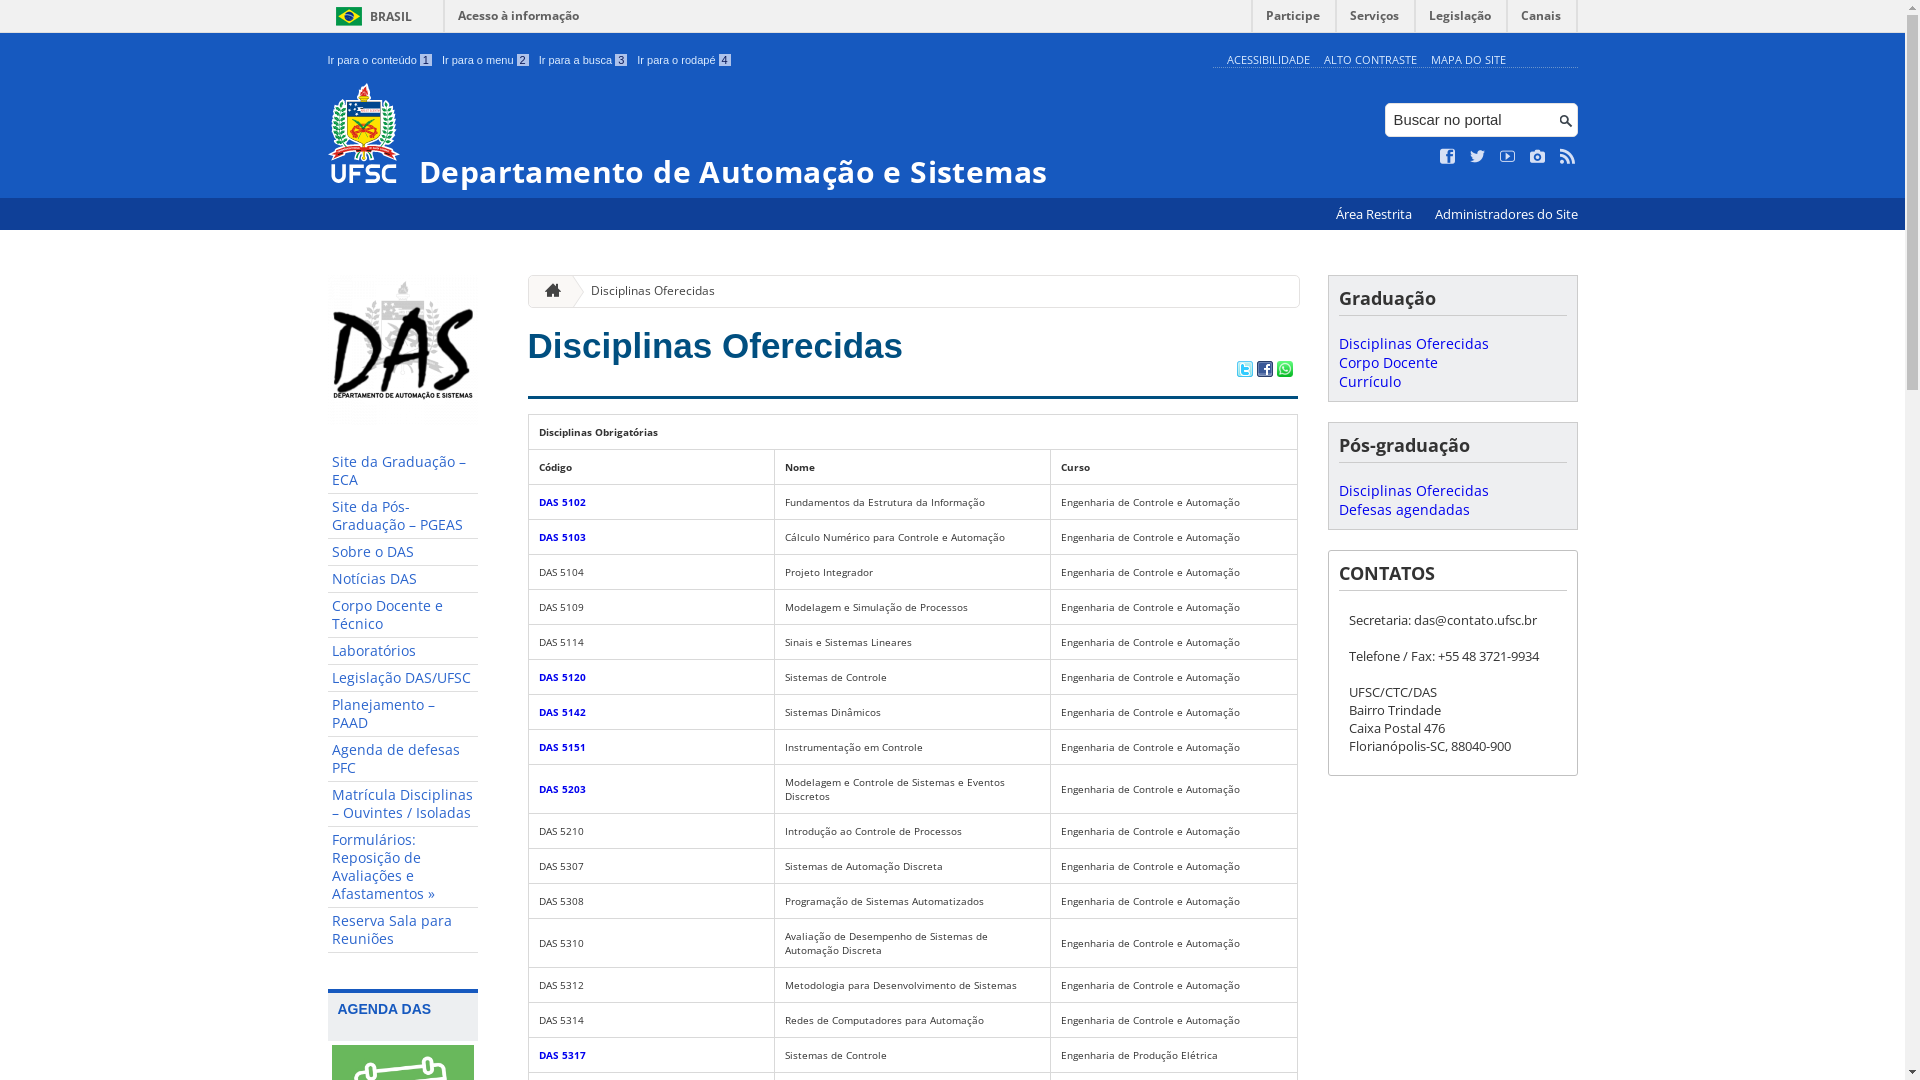 This screenshot has width=1920, height=1080. I want to click on 'DAS 5102', so click(560, 500).